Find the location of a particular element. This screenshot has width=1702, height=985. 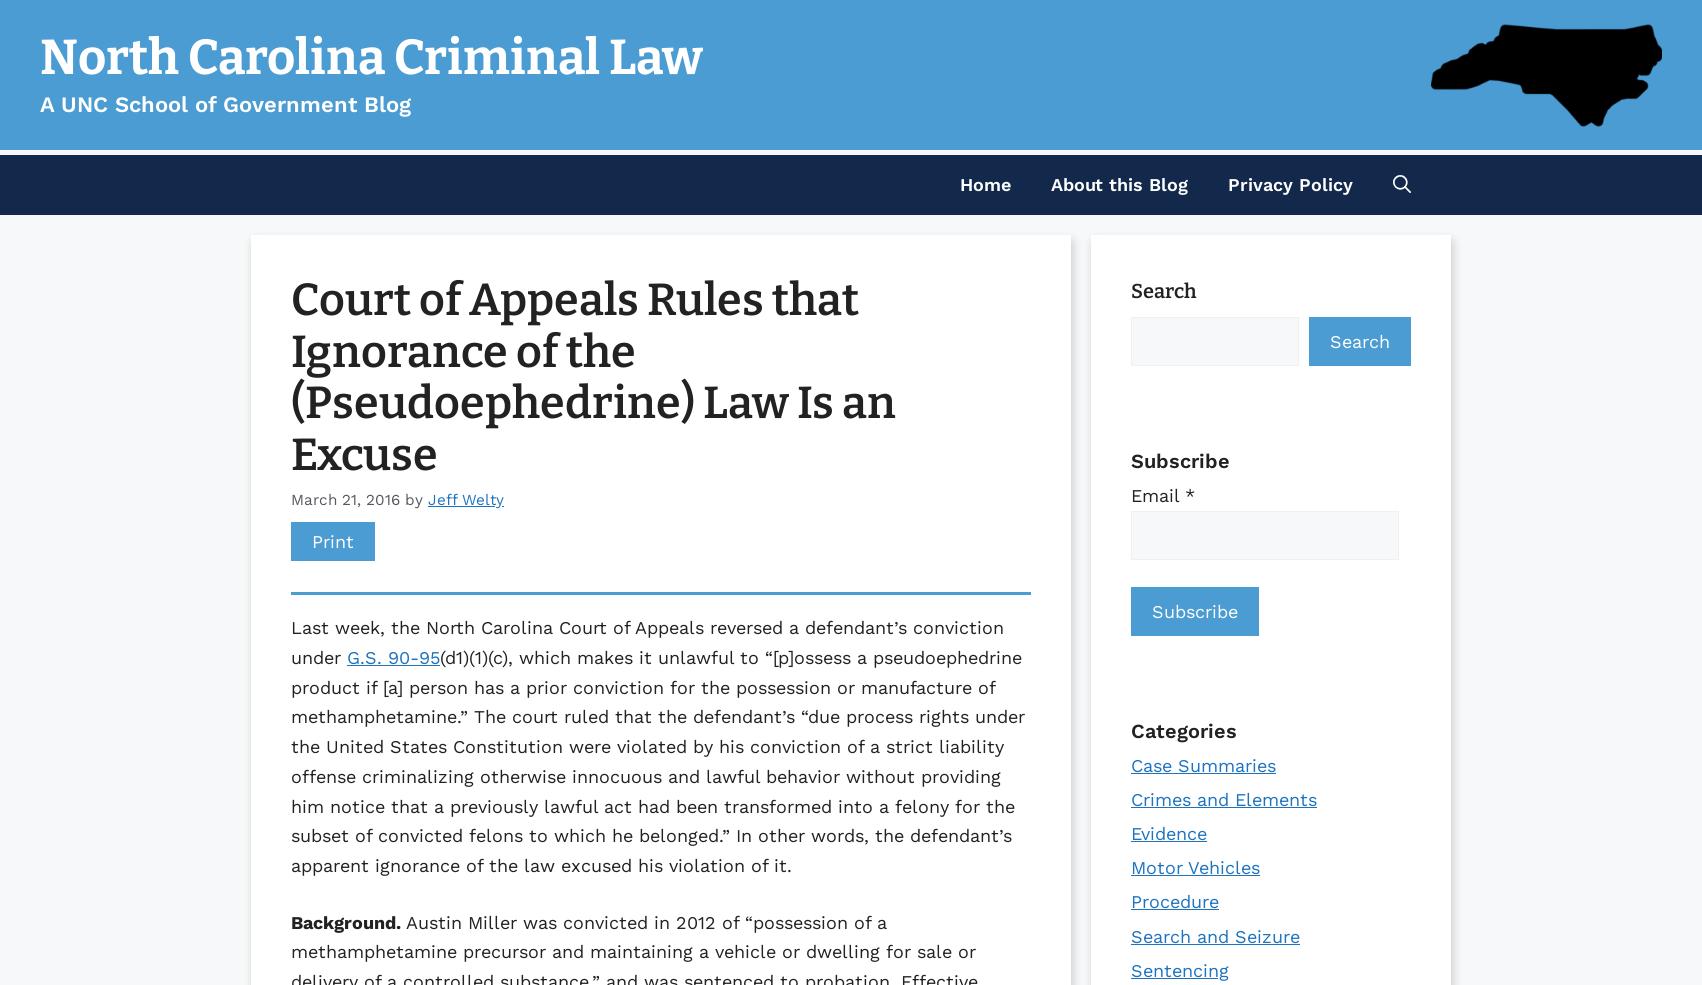

'Email' is located at coordinates (1158, 495).